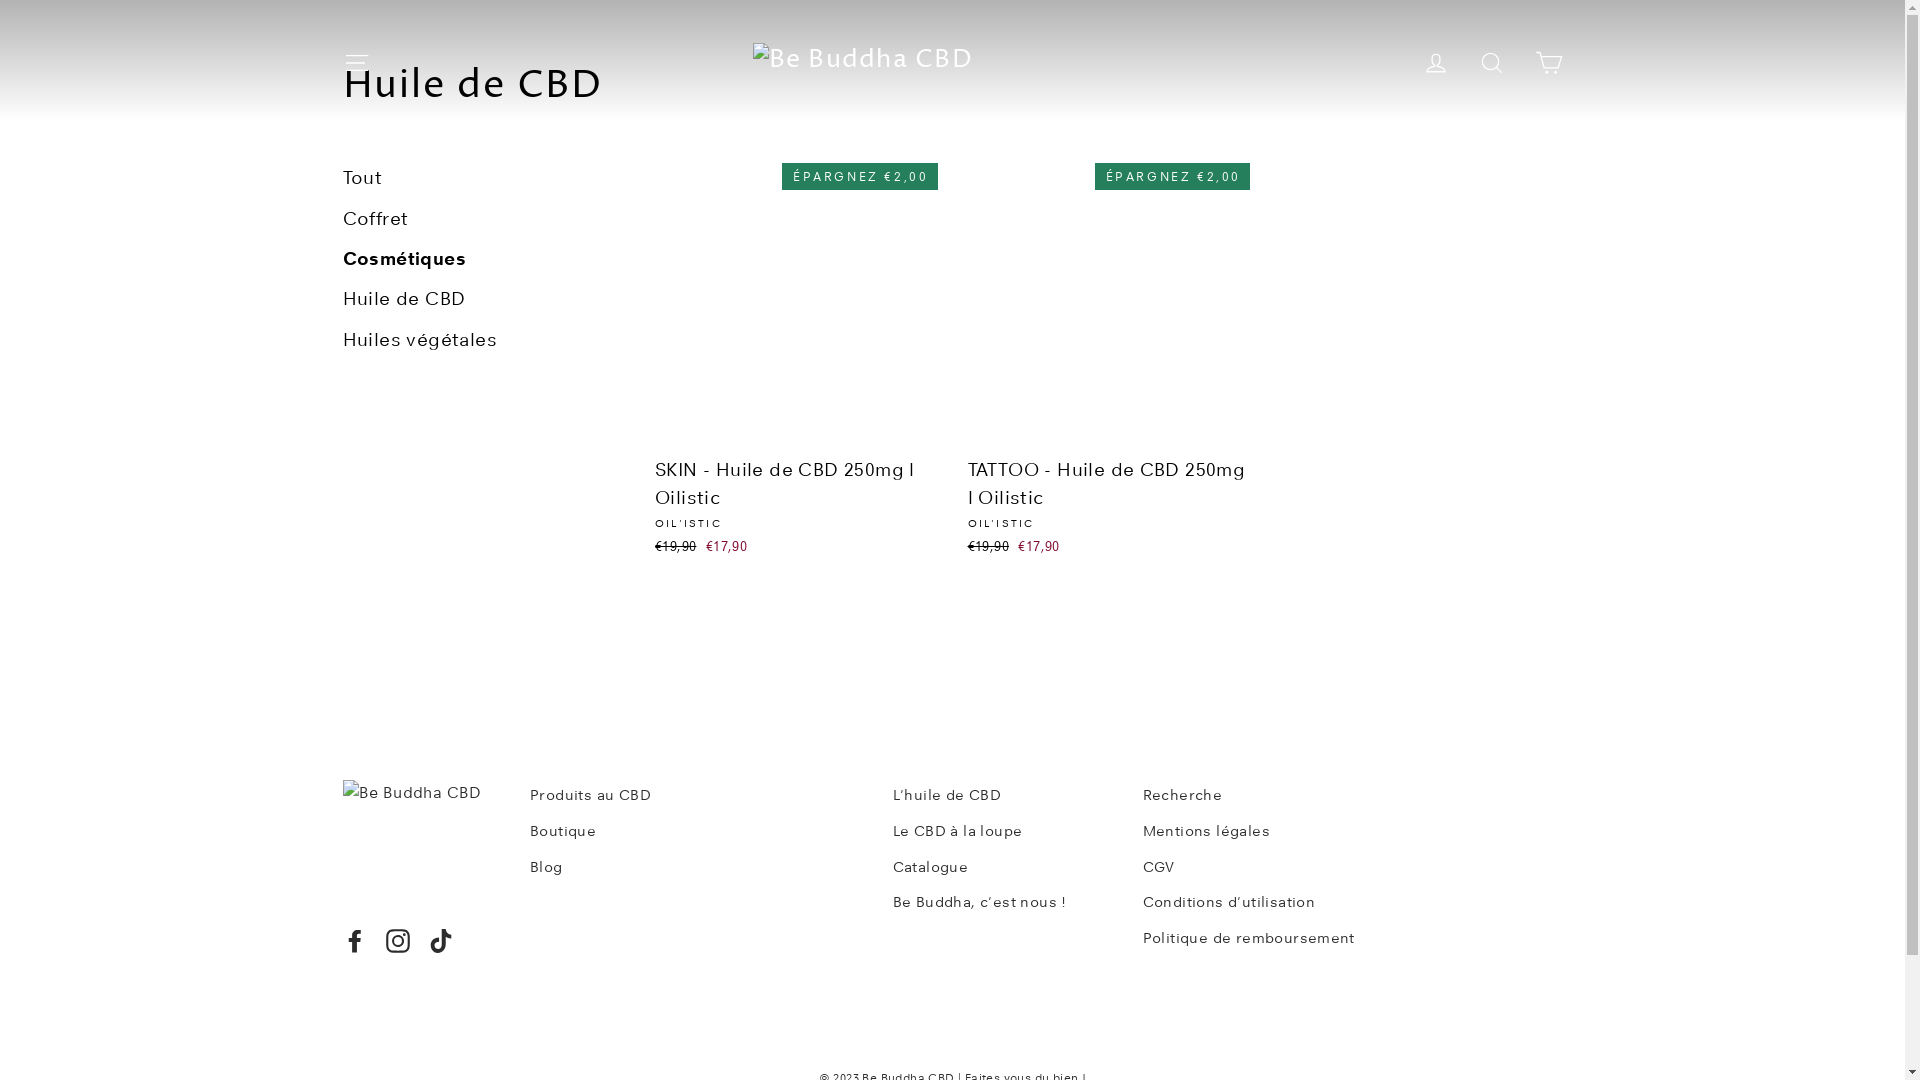 The image size is (1920, 1080). Describe the element at coordinates (1002, 902) in the screenshot. I see `'Be Buddha, c'est nous !'` at that location.